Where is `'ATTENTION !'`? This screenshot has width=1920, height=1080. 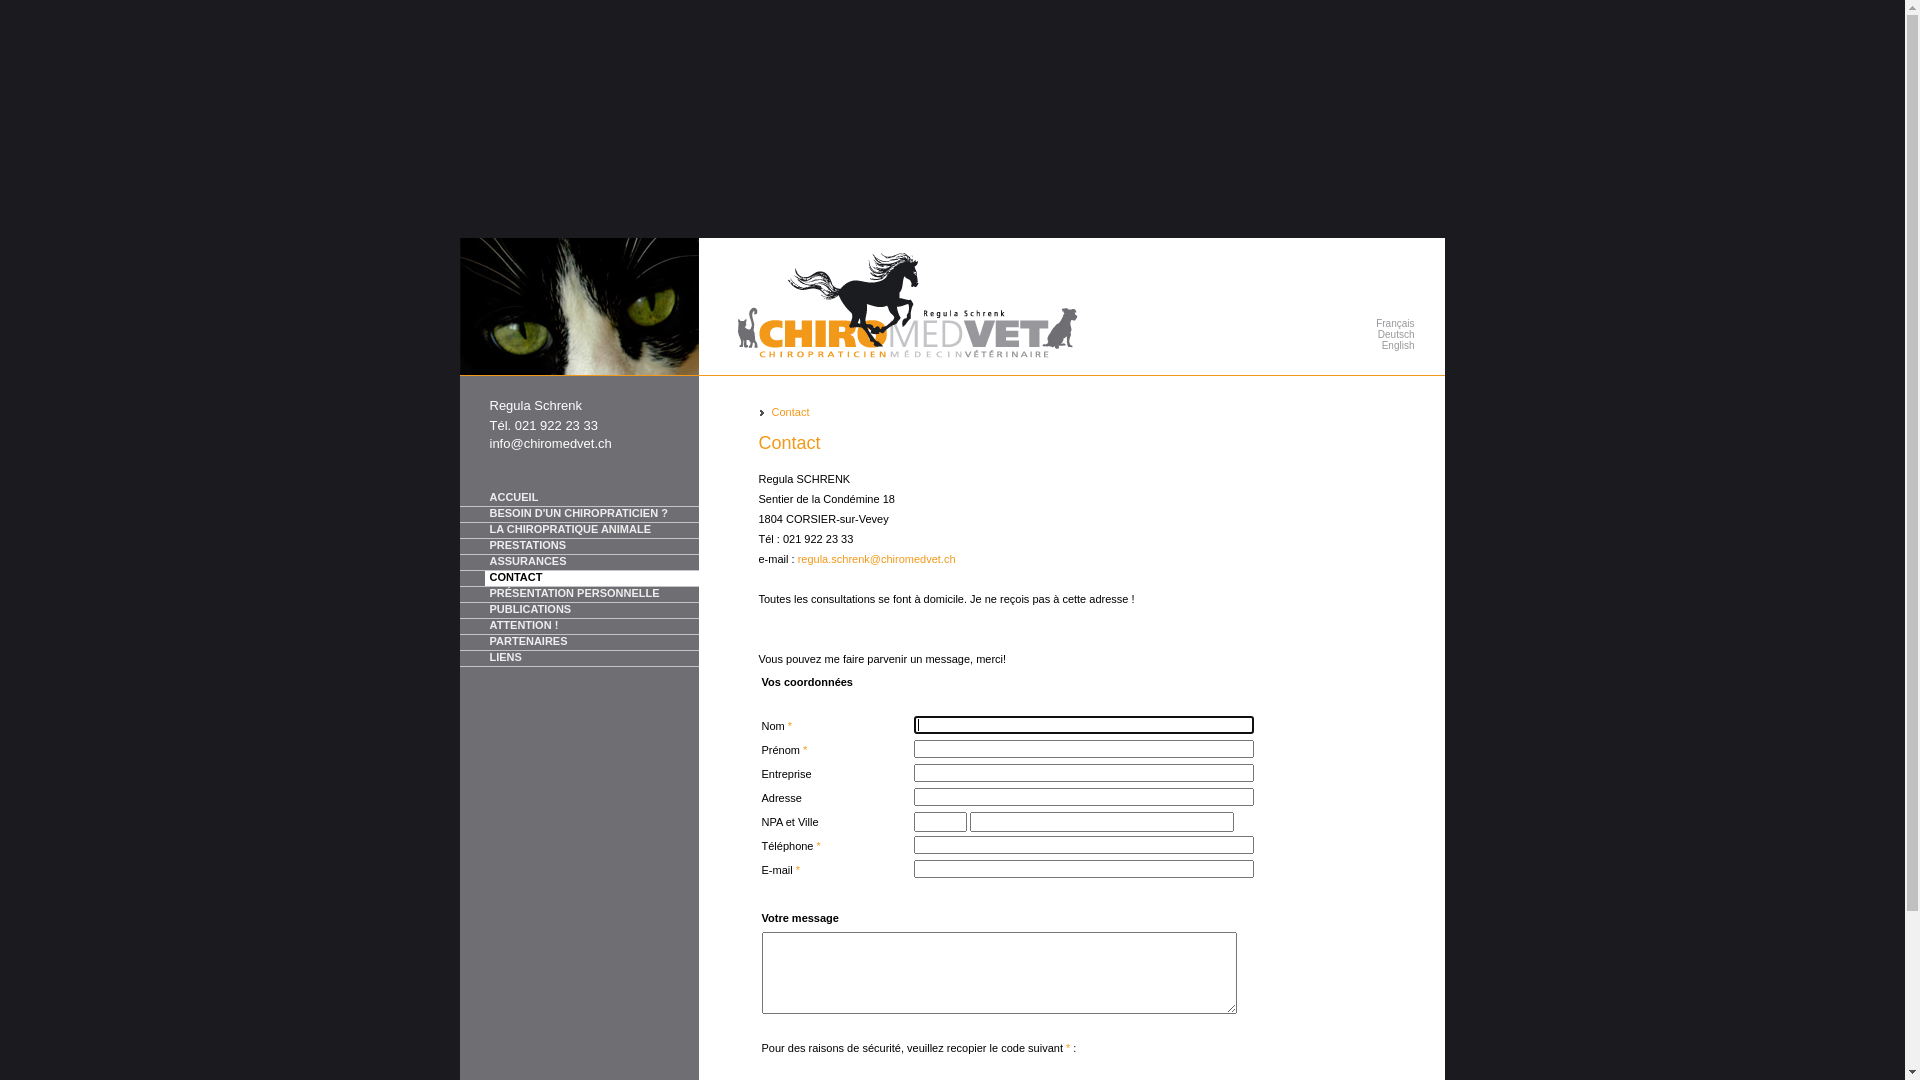
'ATTENTION !' is located at coordinates (589, 625).